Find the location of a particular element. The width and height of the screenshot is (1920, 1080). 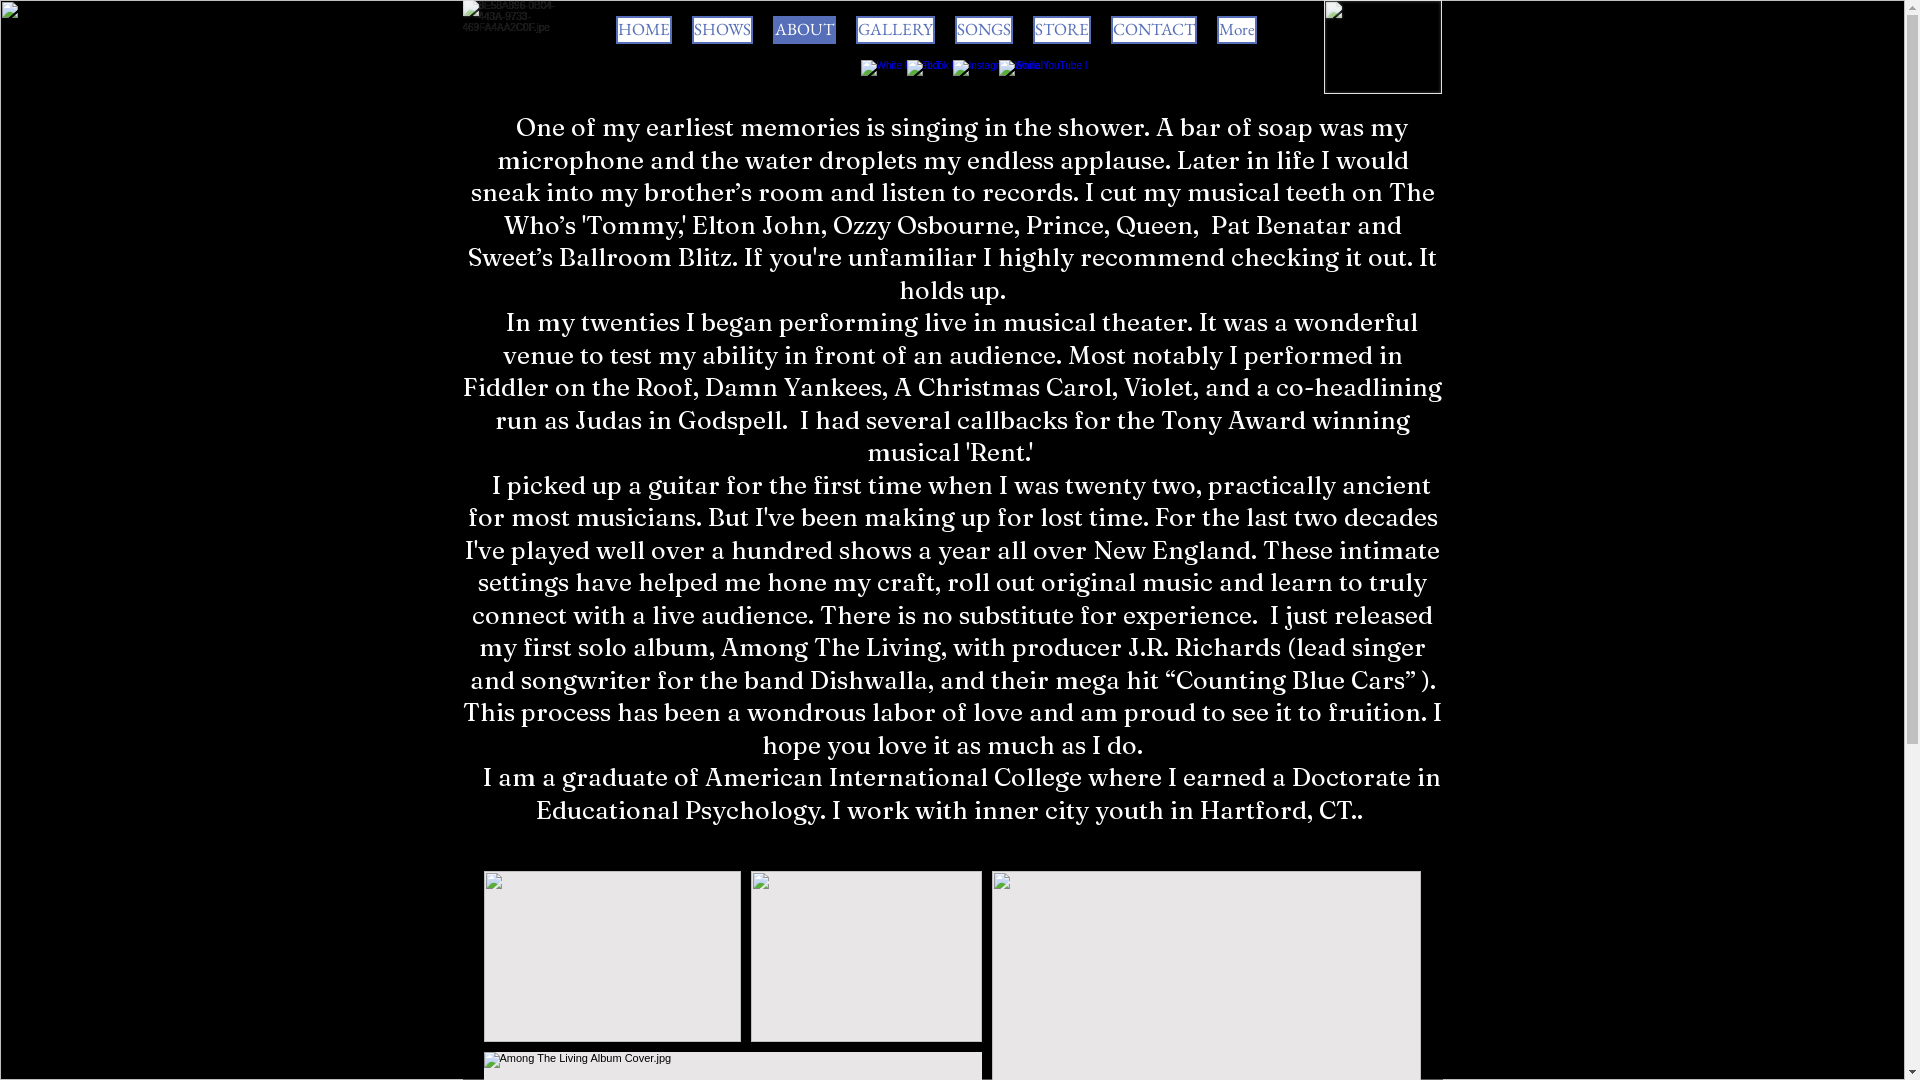

'GALLERY' is located at coordinates (855, 30).